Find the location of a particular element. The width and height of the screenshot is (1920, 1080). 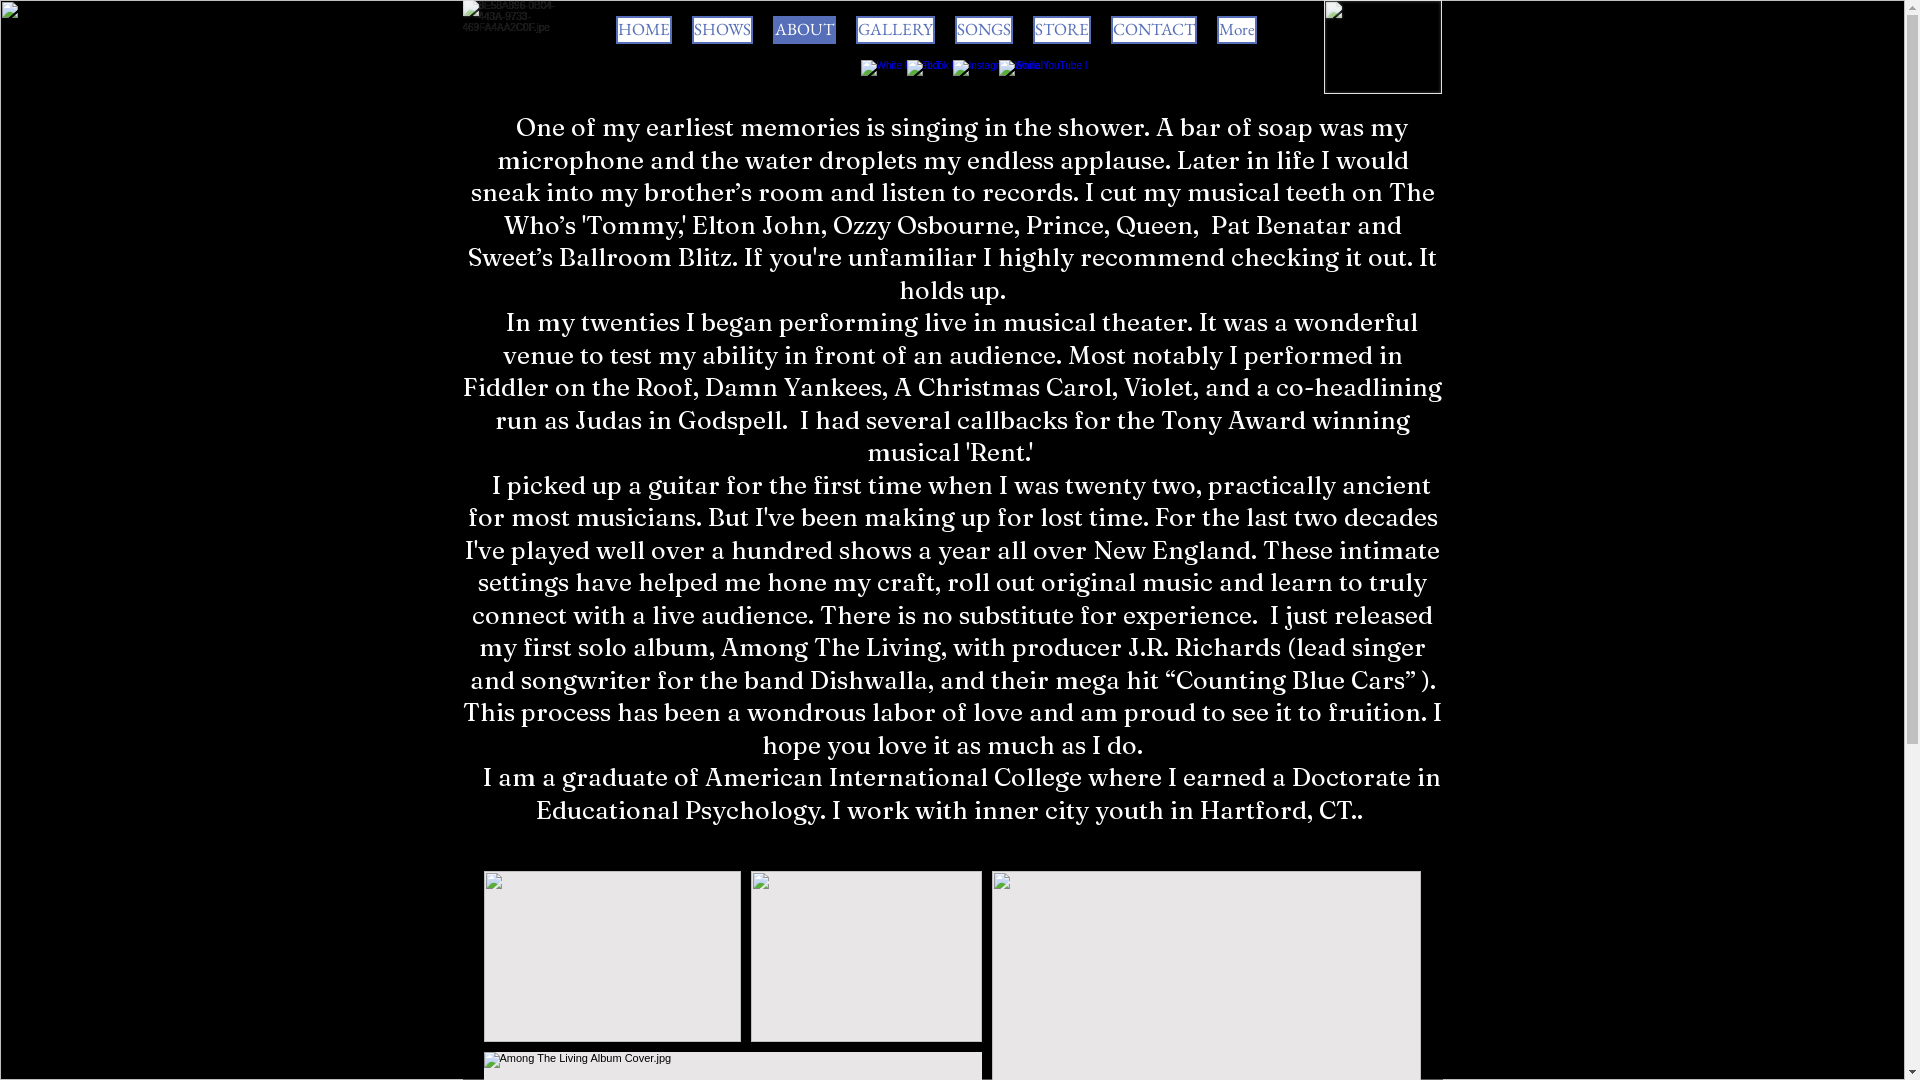

'GALLERY' is located at coordinates (855, 30).